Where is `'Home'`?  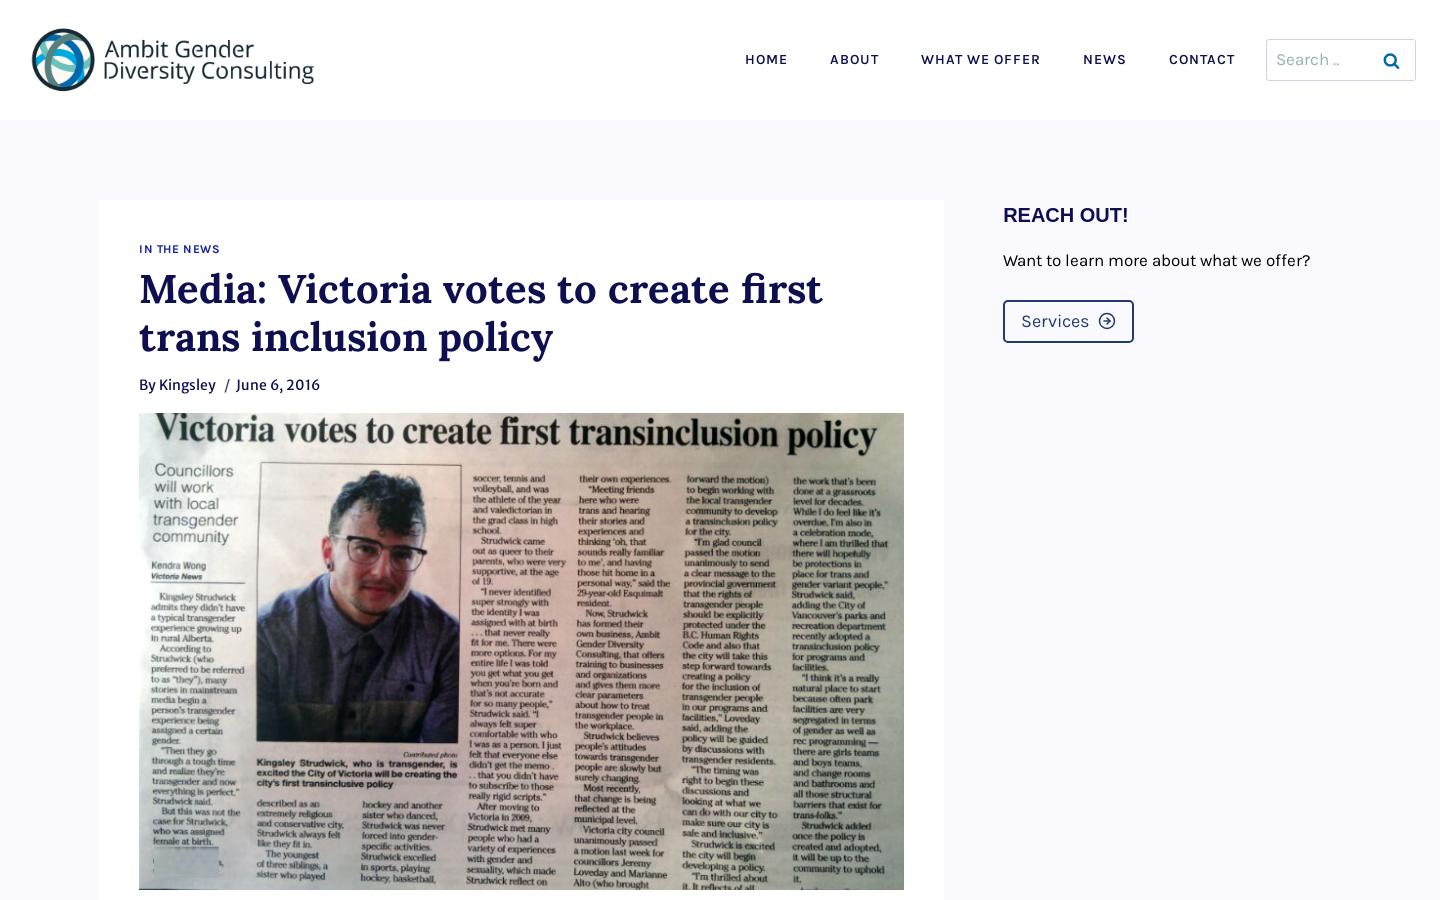
'Home' is located at coordinates (765, 57).